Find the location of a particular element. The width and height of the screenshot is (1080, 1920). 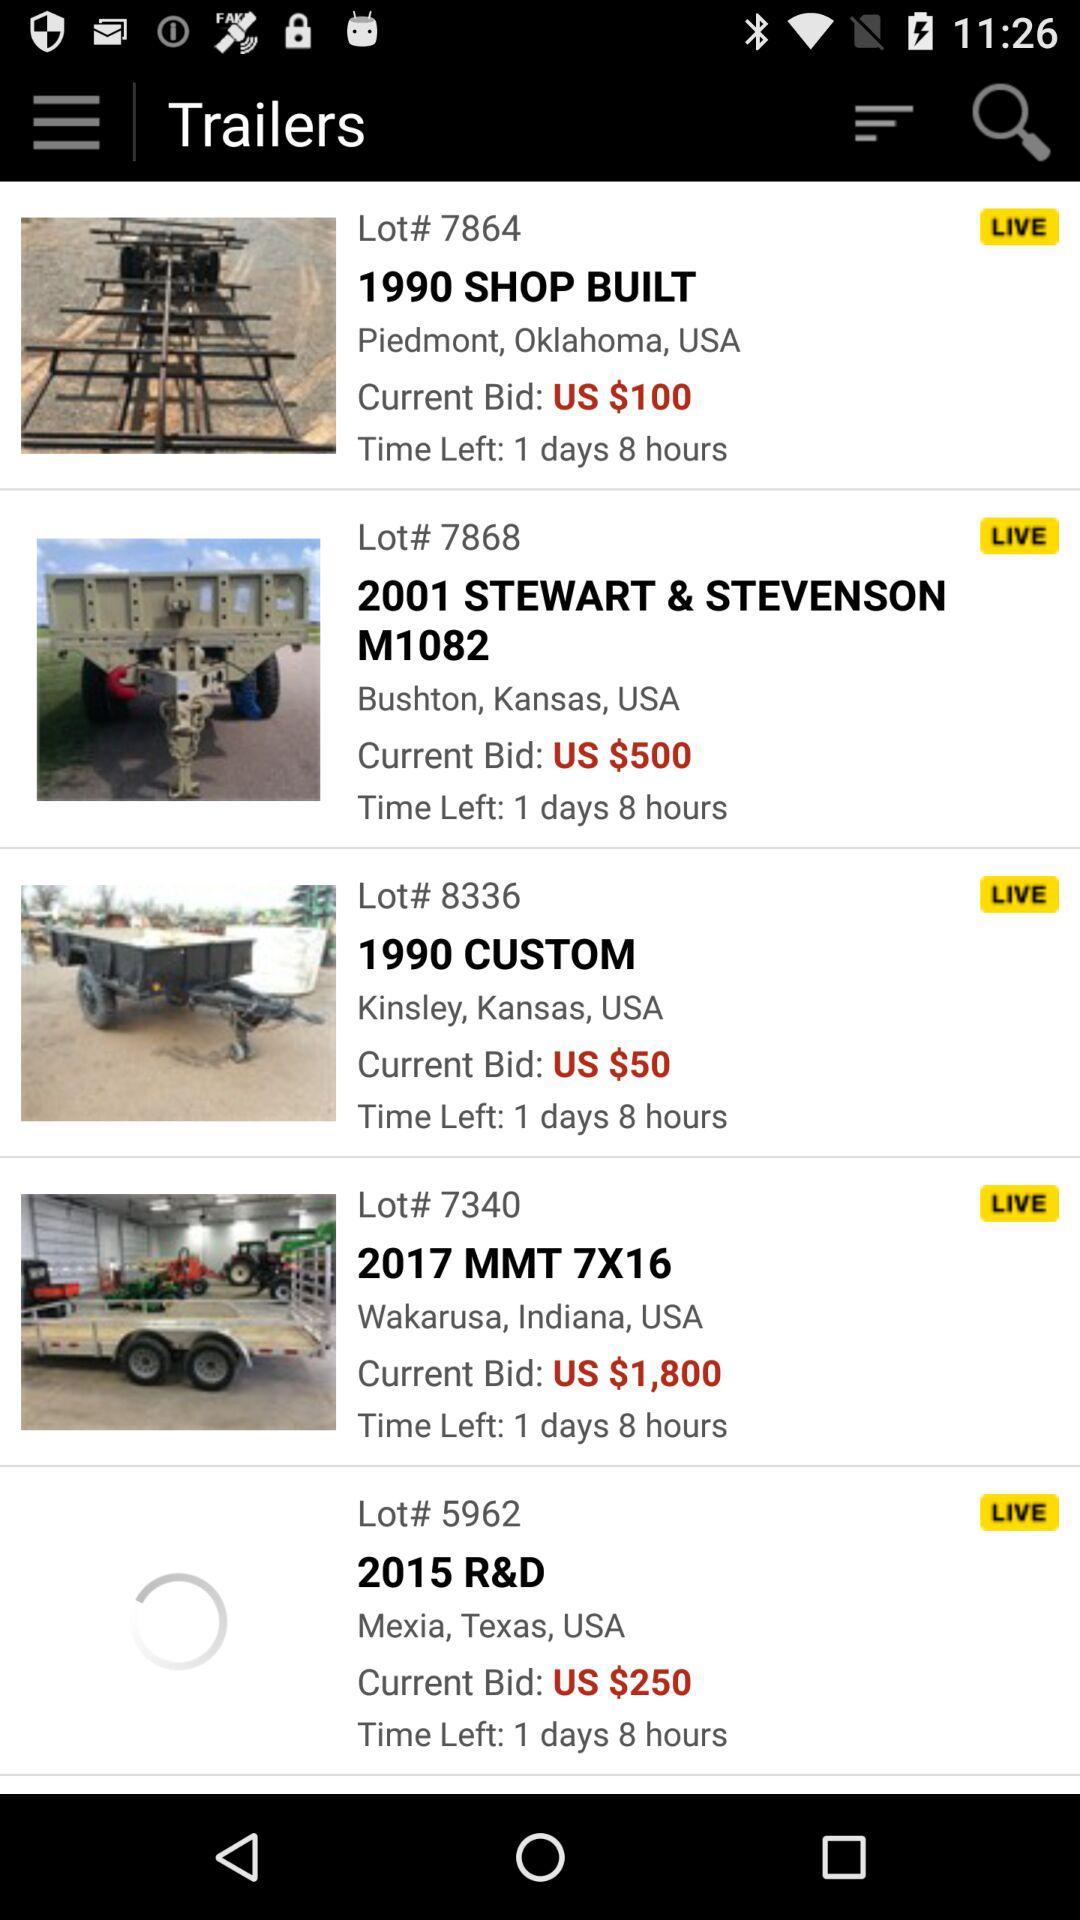

the filter_list icon is located at coordinates (881, 129).